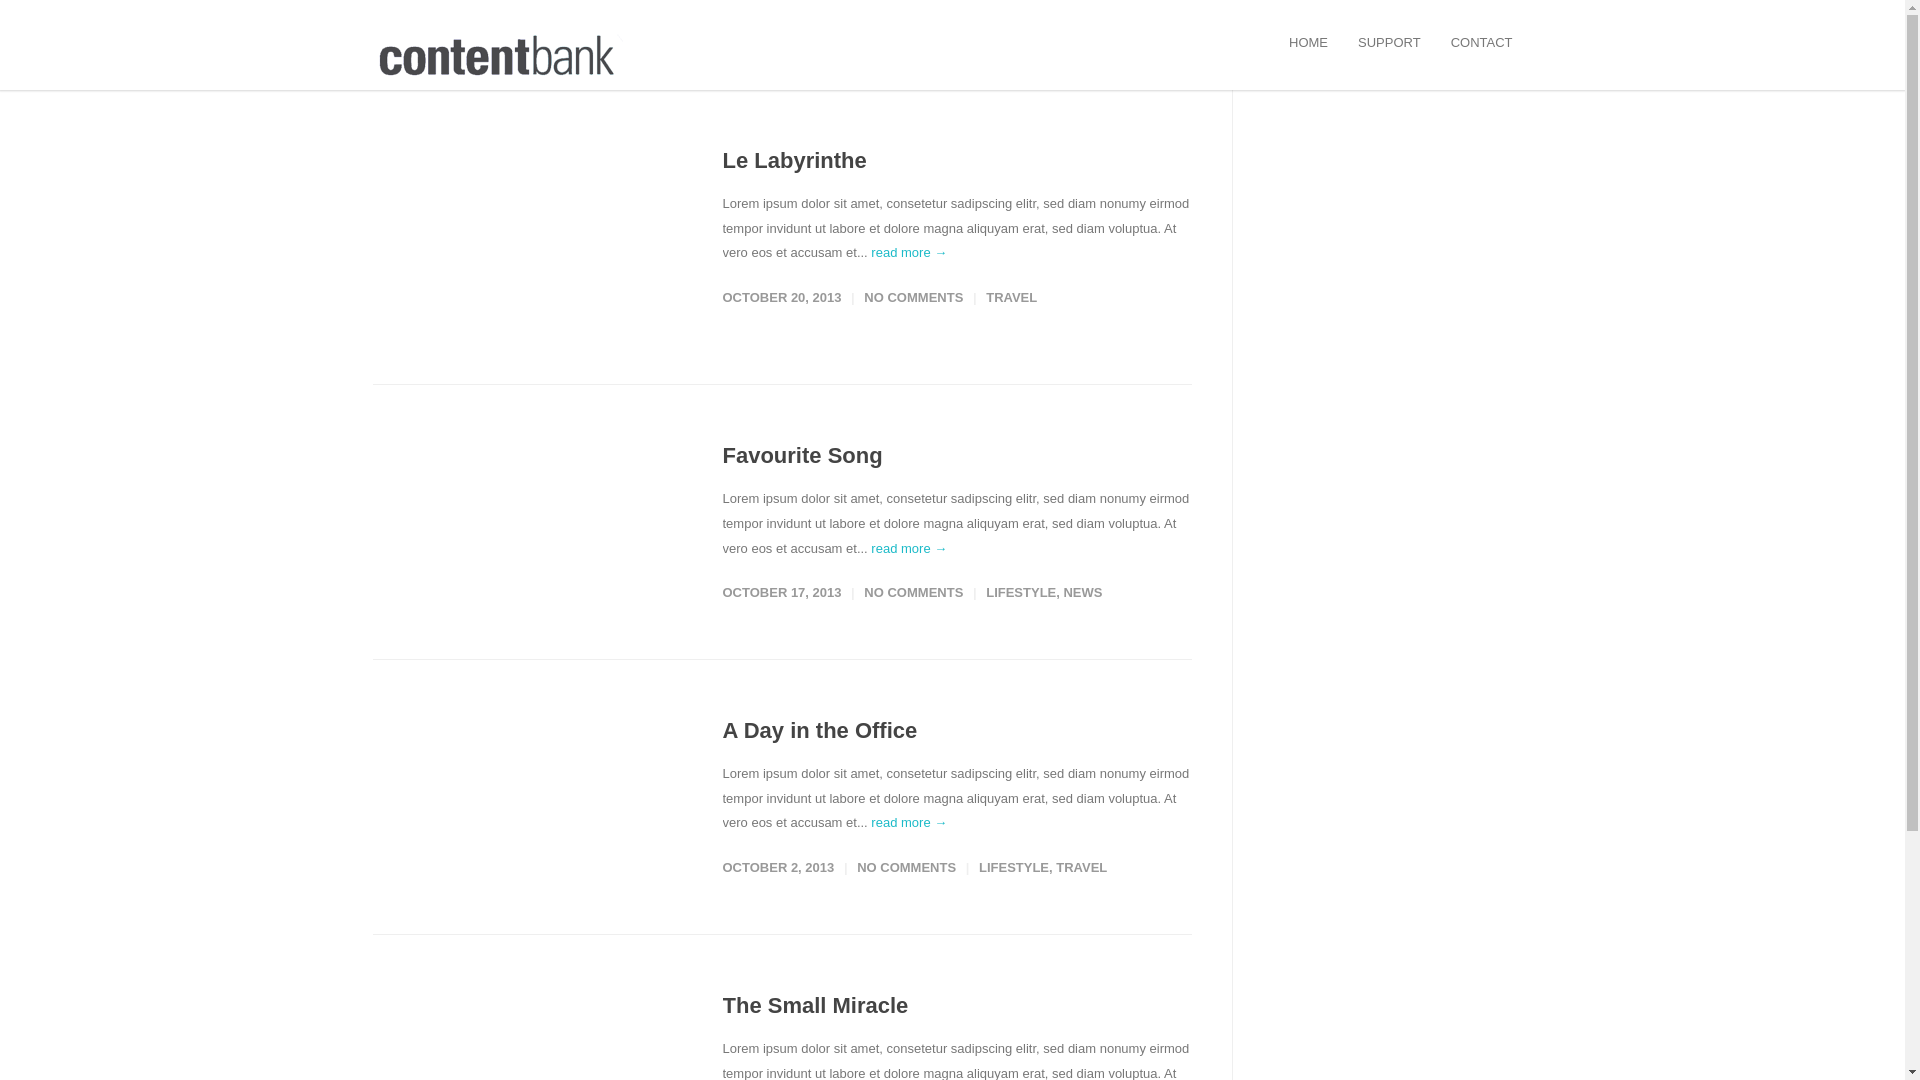  What do you see at coordinates (1343, 42) in the screenshot?
I see `'SUPPORT'` at bounding box center [1343, 42].